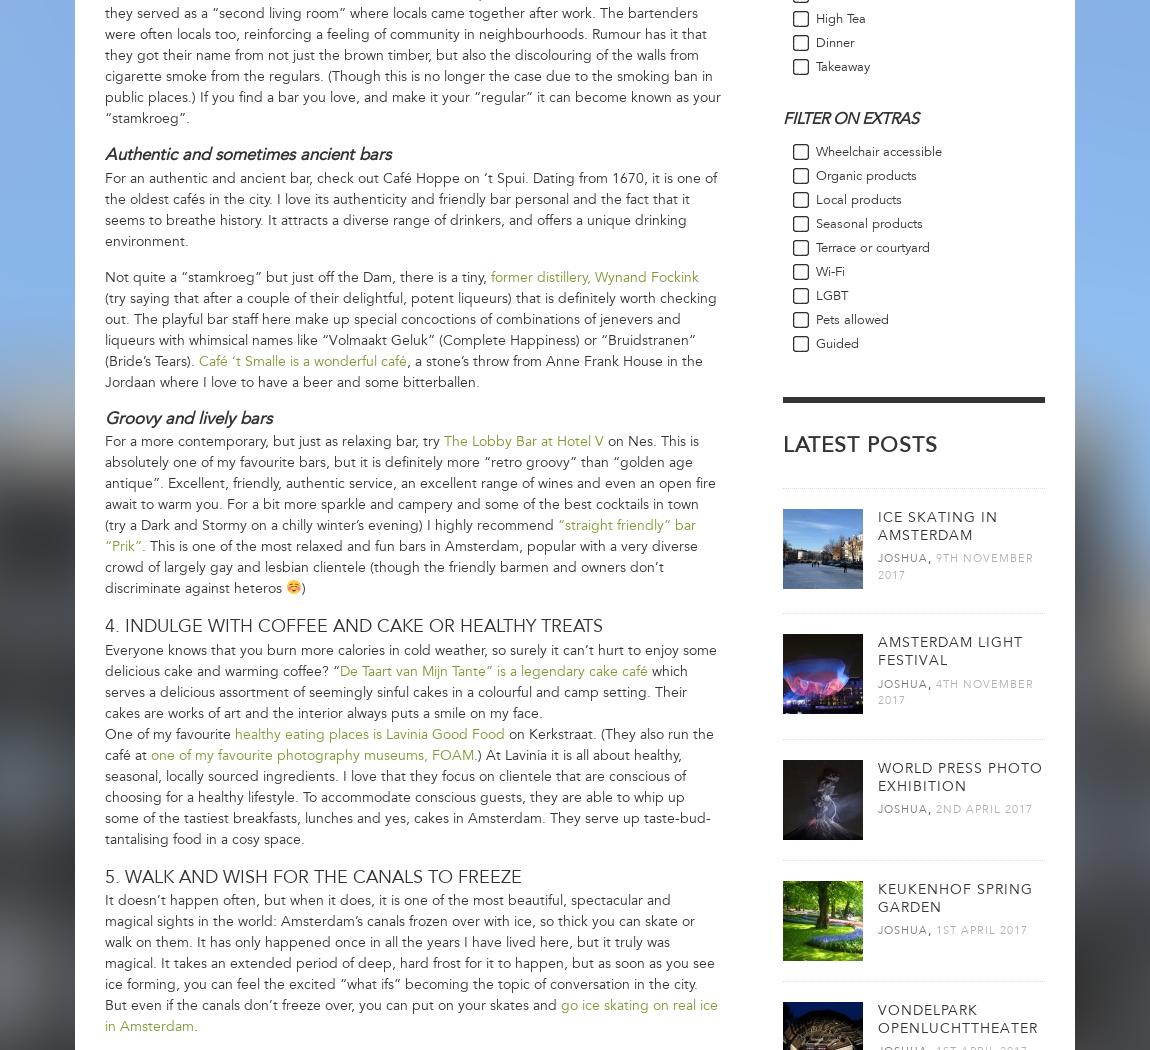 This screenshot has height=1050, width=1150. What do you see at coordinates (187, 417) in the screenshot?
I see `'Groovy and lively bars'` at bounding box center [187, 417].